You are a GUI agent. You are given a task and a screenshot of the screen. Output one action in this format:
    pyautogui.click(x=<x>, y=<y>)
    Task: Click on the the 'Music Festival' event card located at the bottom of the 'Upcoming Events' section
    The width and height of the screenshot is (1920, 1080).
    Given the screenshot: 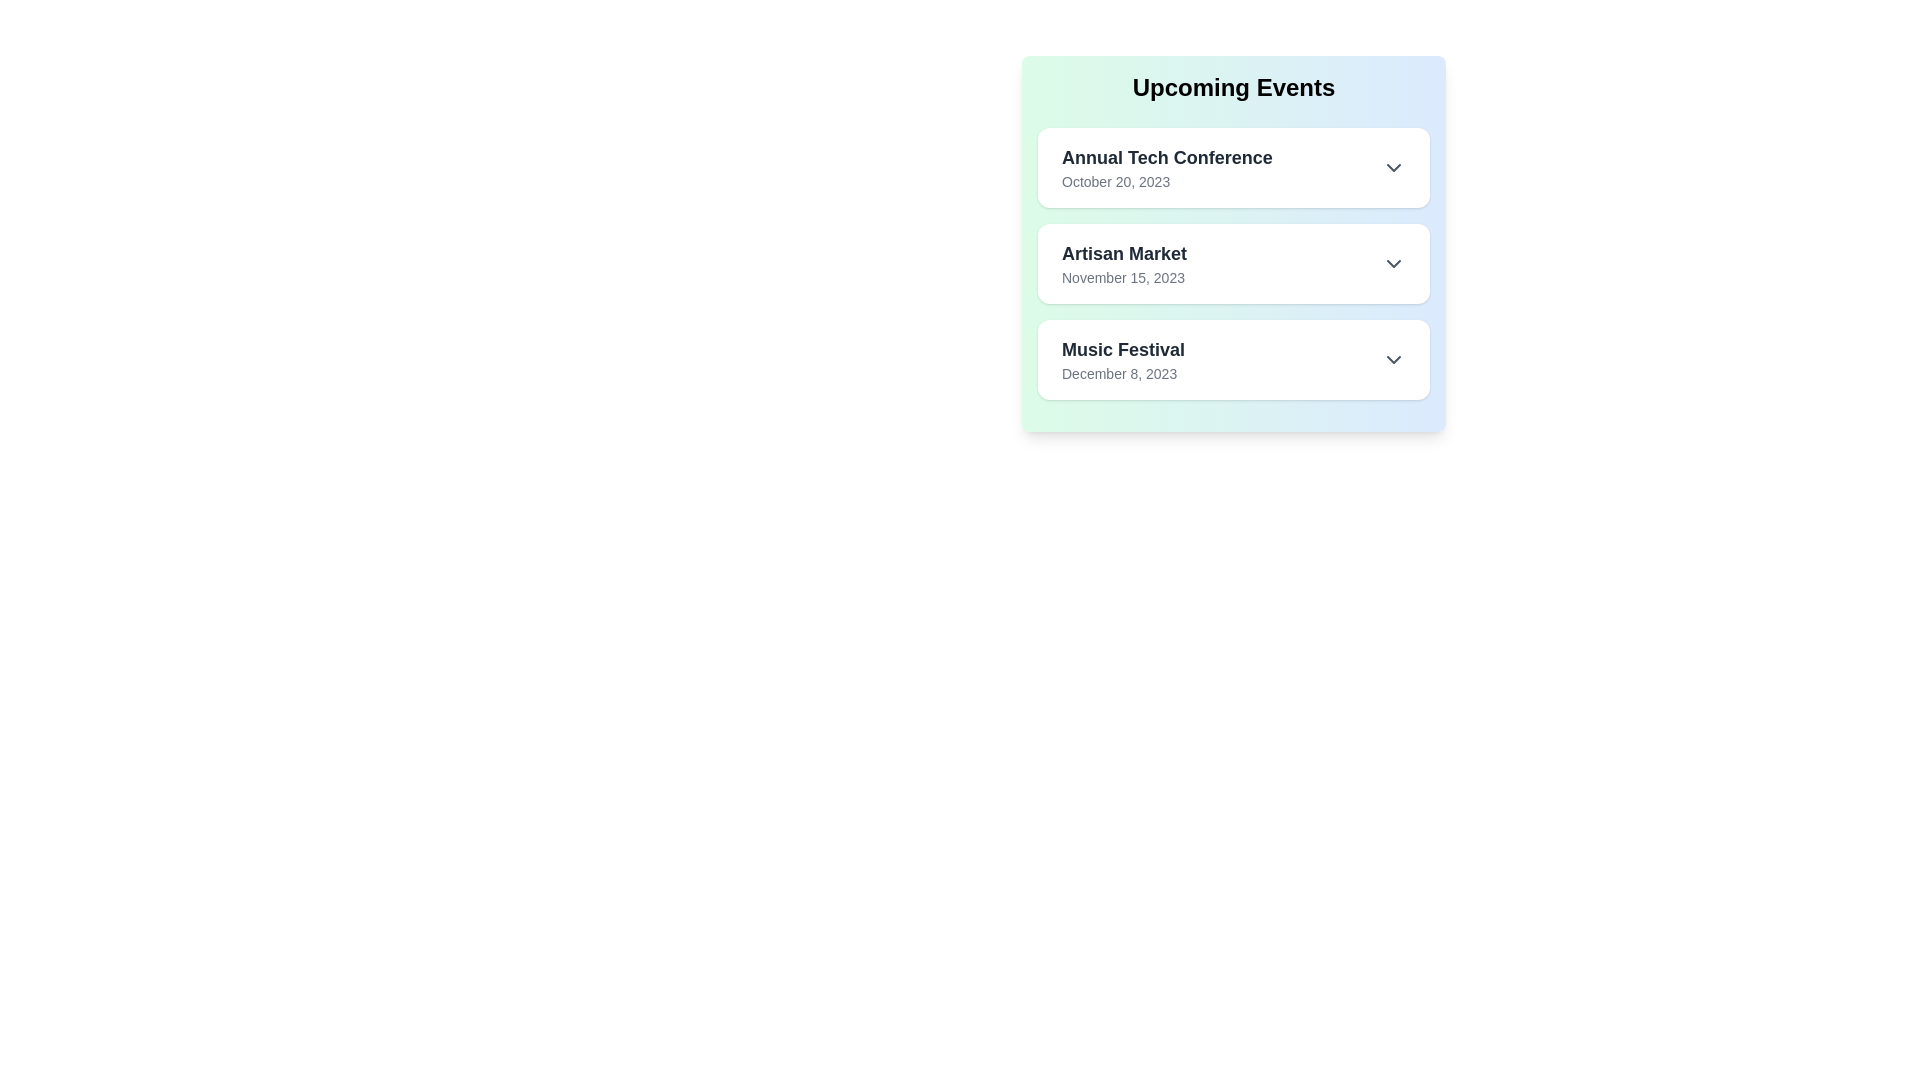 What is the action you would take?
    pyautogui.click(x=1232, y=358)
    